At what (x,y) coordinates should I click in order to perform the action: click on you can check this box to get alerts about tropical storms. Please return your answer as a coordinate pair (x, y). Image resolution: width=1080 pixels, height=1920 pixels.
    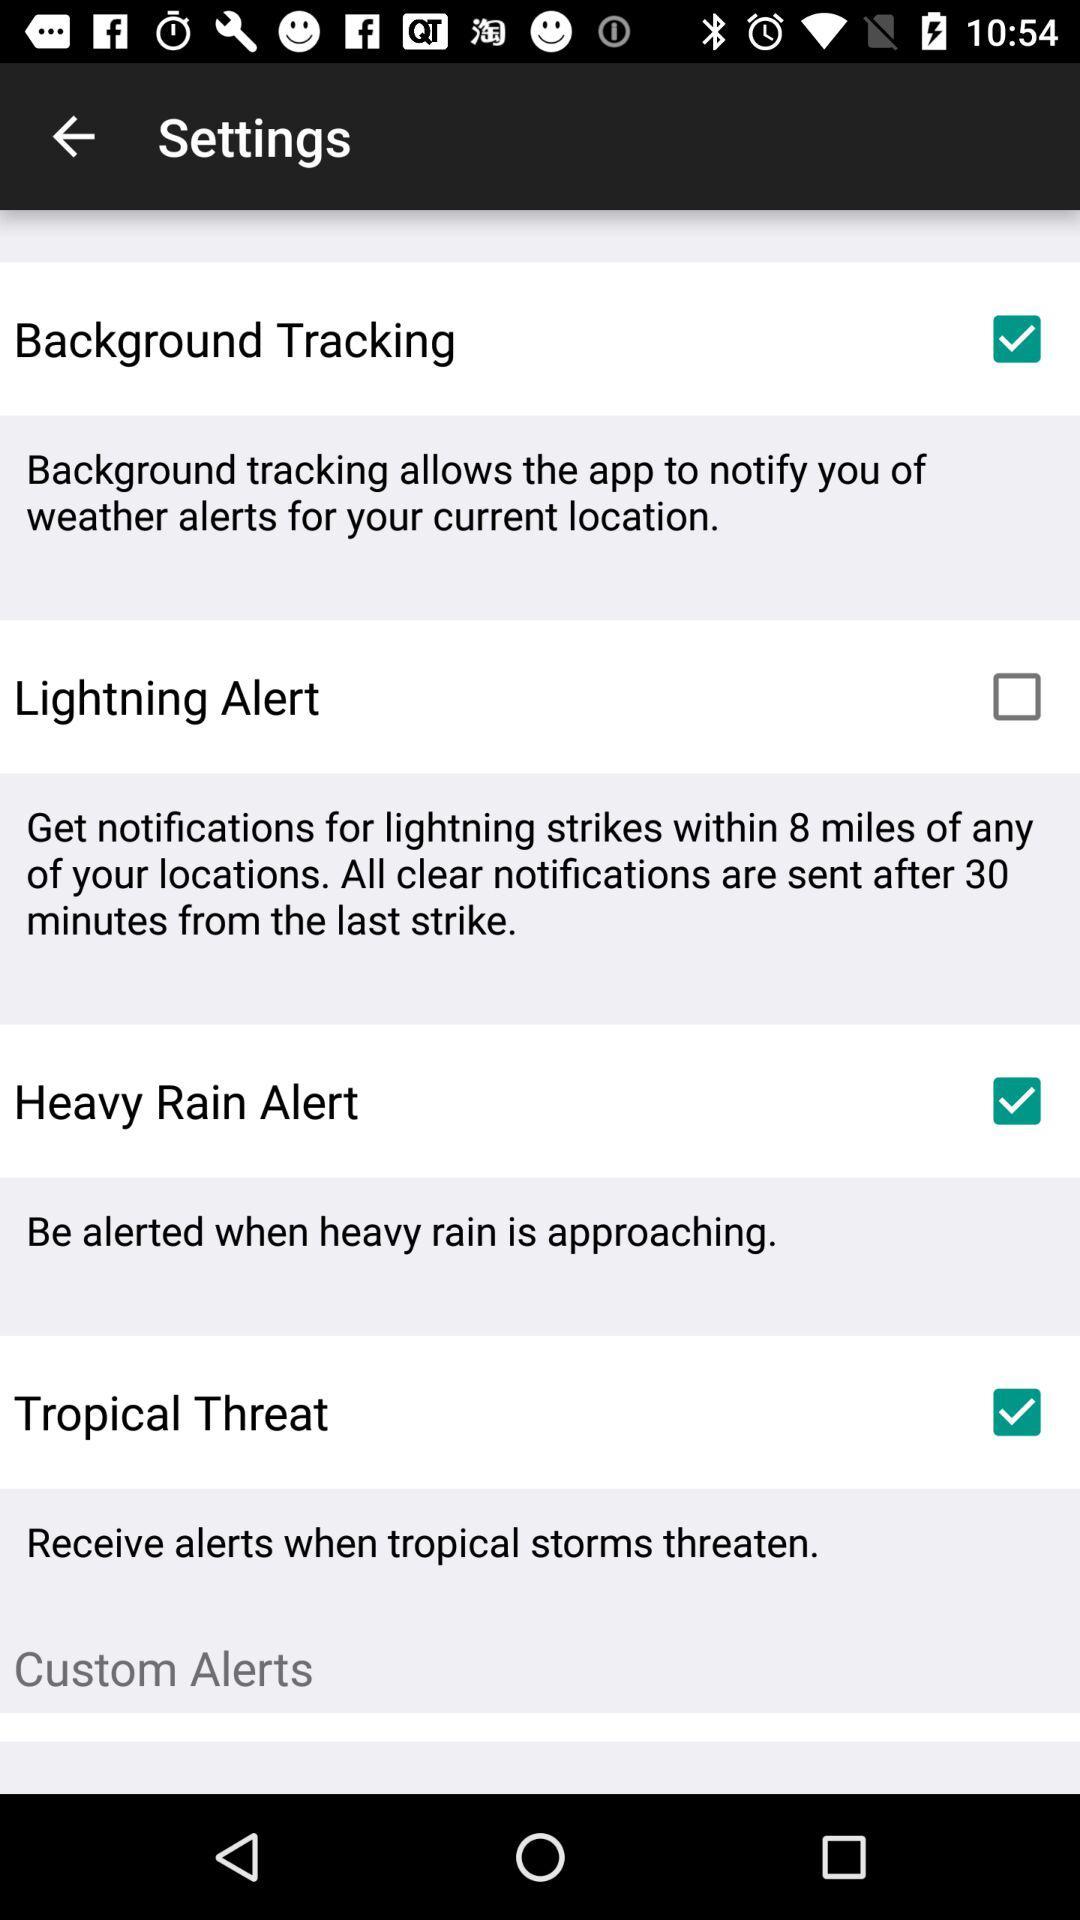
    Looking at the image, I should click on (1017, 1411).